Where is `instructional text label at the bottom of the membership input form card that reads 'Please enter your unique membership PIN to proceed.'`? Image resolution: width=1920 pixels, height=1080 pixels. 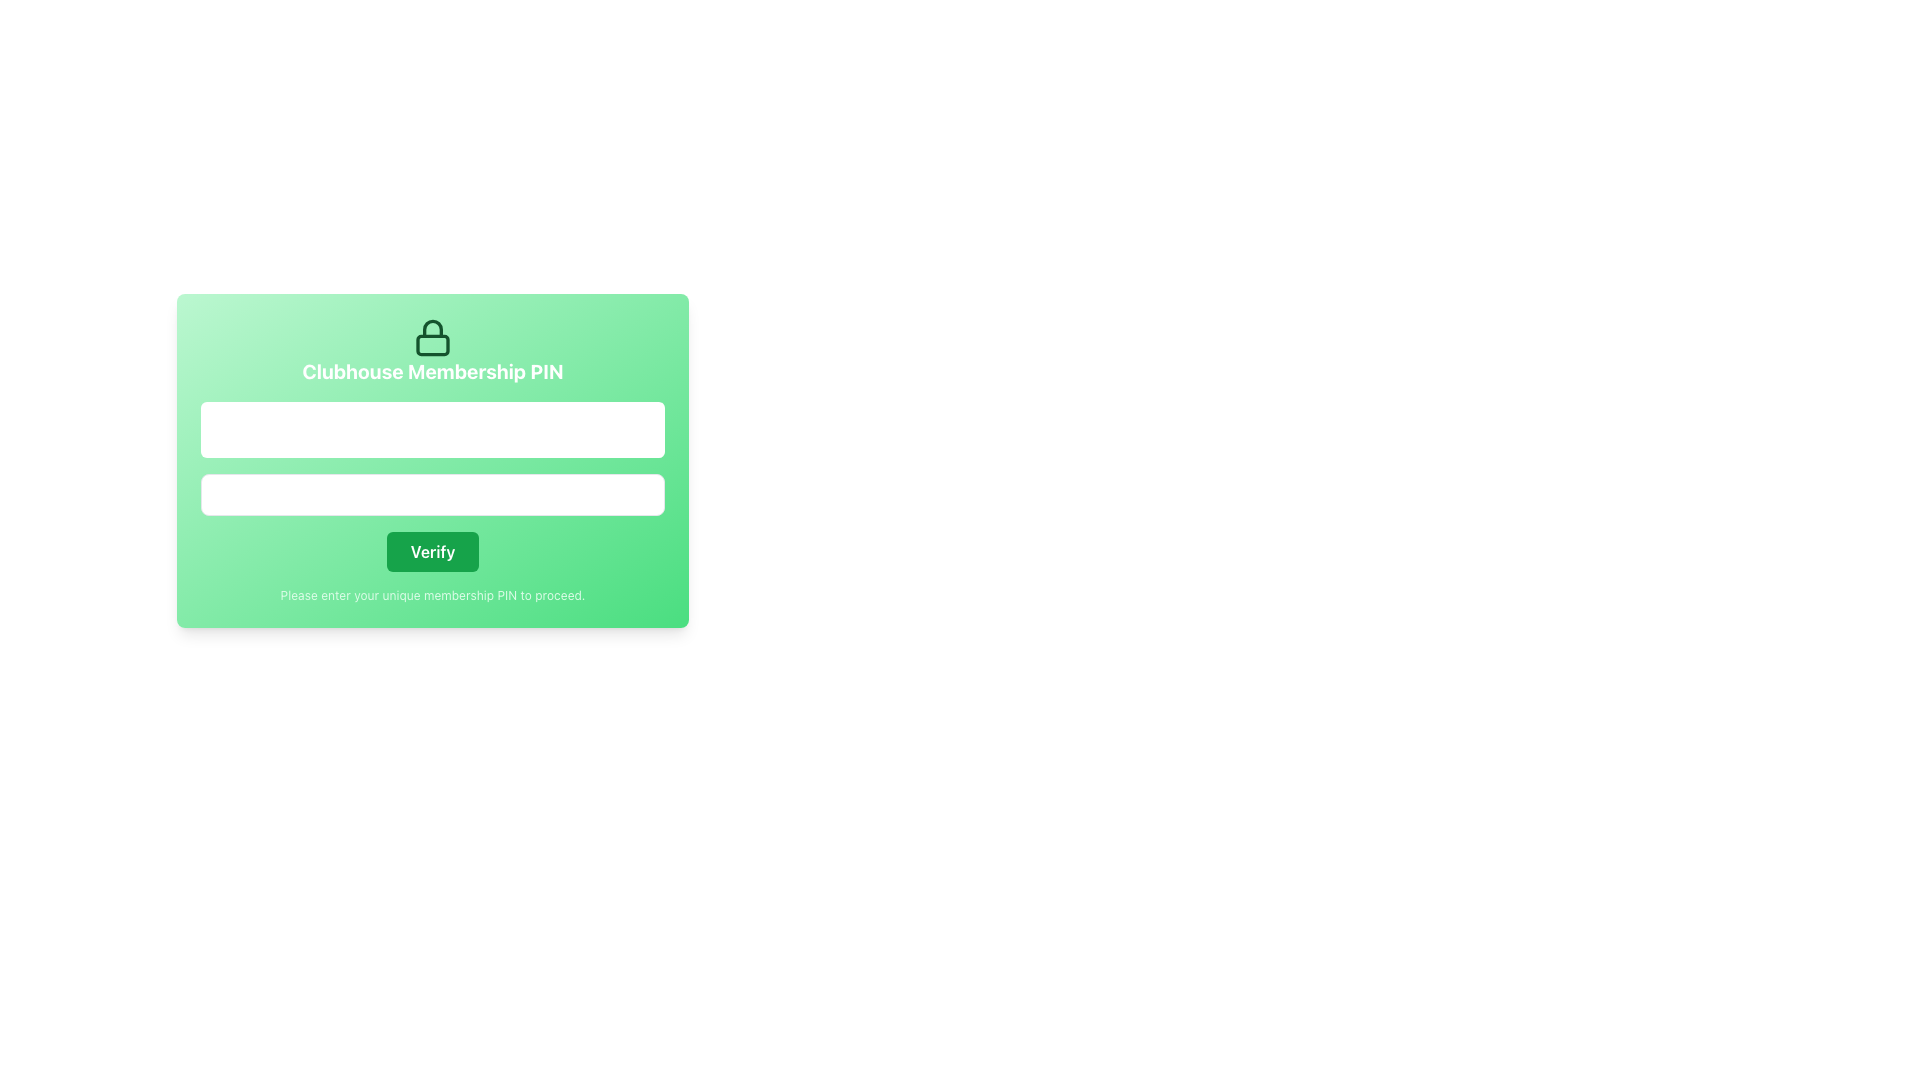
instructional text label at the bottom of the membership input form card that reads 'Please enter your unique membership PIN to proceed.' is located at coordinates (431, 595).